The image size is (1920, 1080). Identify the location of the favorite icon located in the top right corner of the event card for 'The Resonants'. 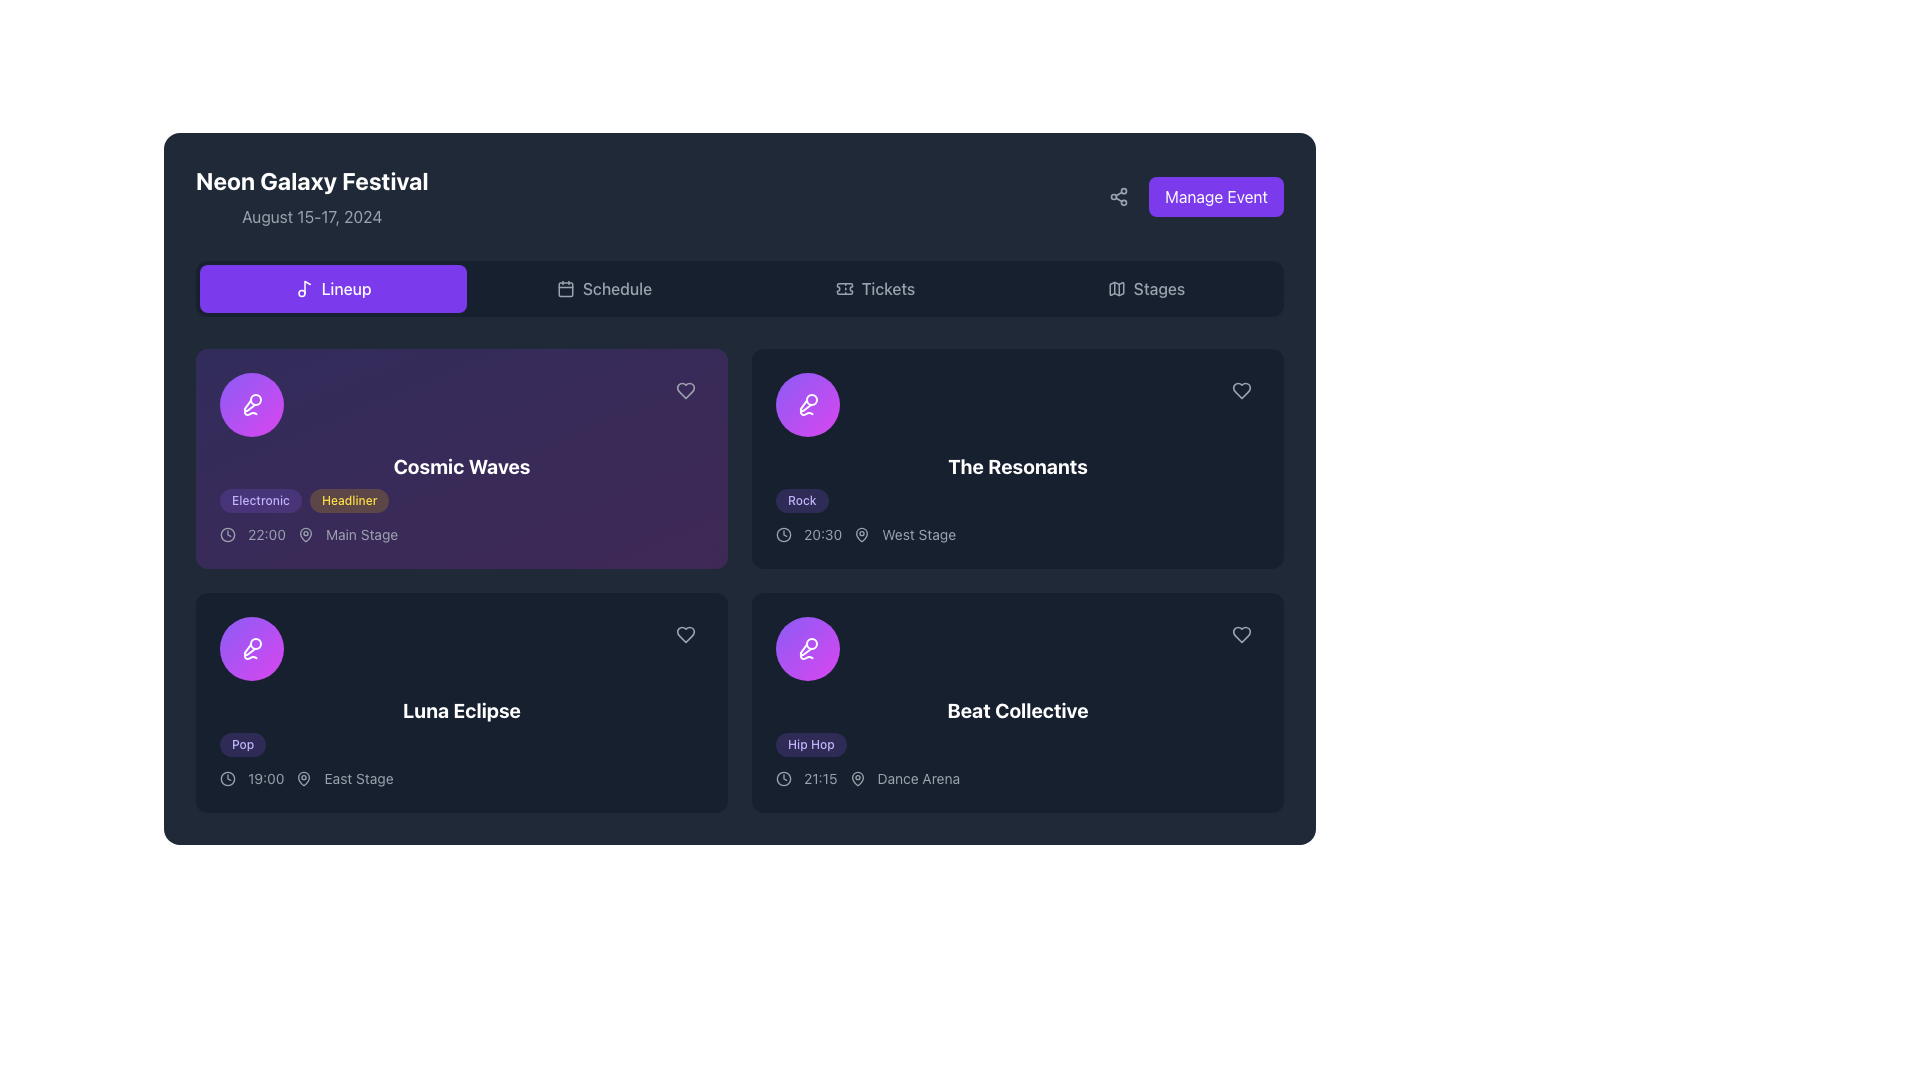
(1241, 390).